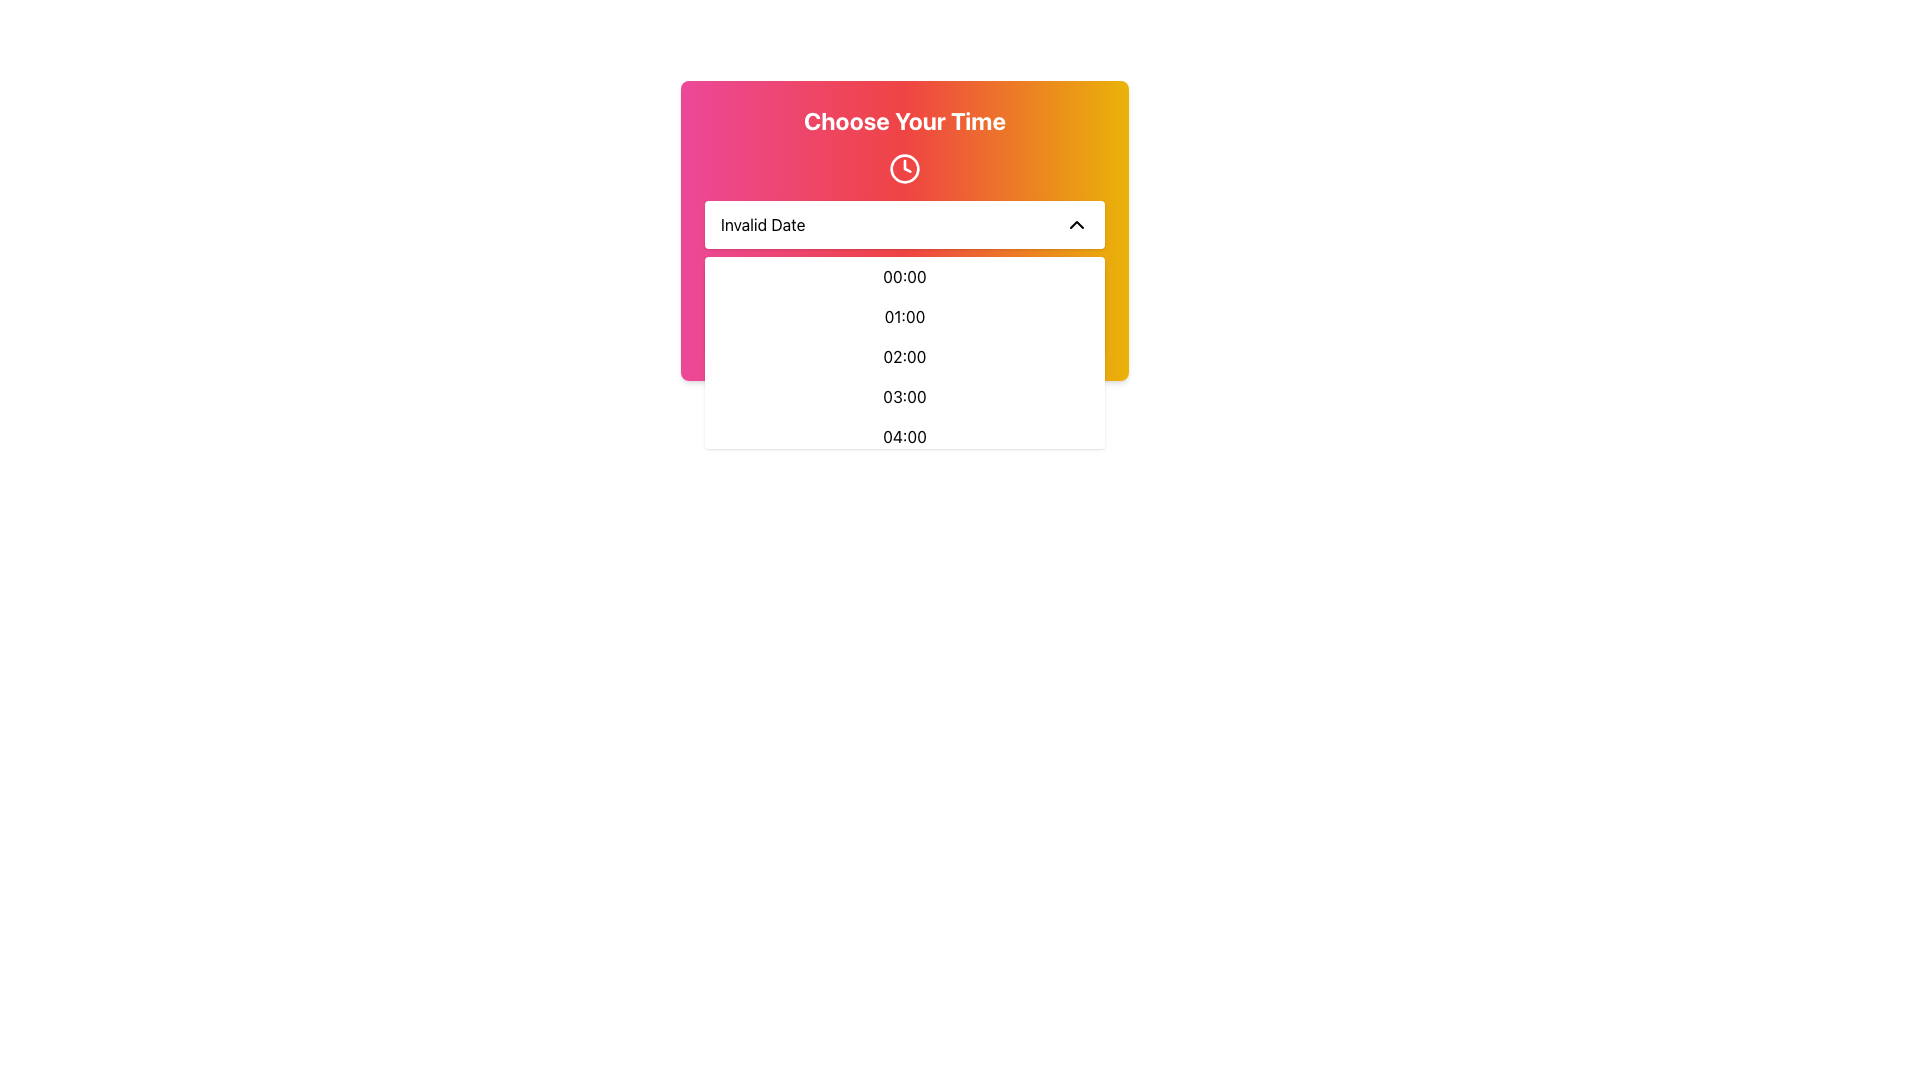  I want to click on the first option in the dropdown menu labeled '00:00' to trigger the yellow highlighting, so click(904, 277).